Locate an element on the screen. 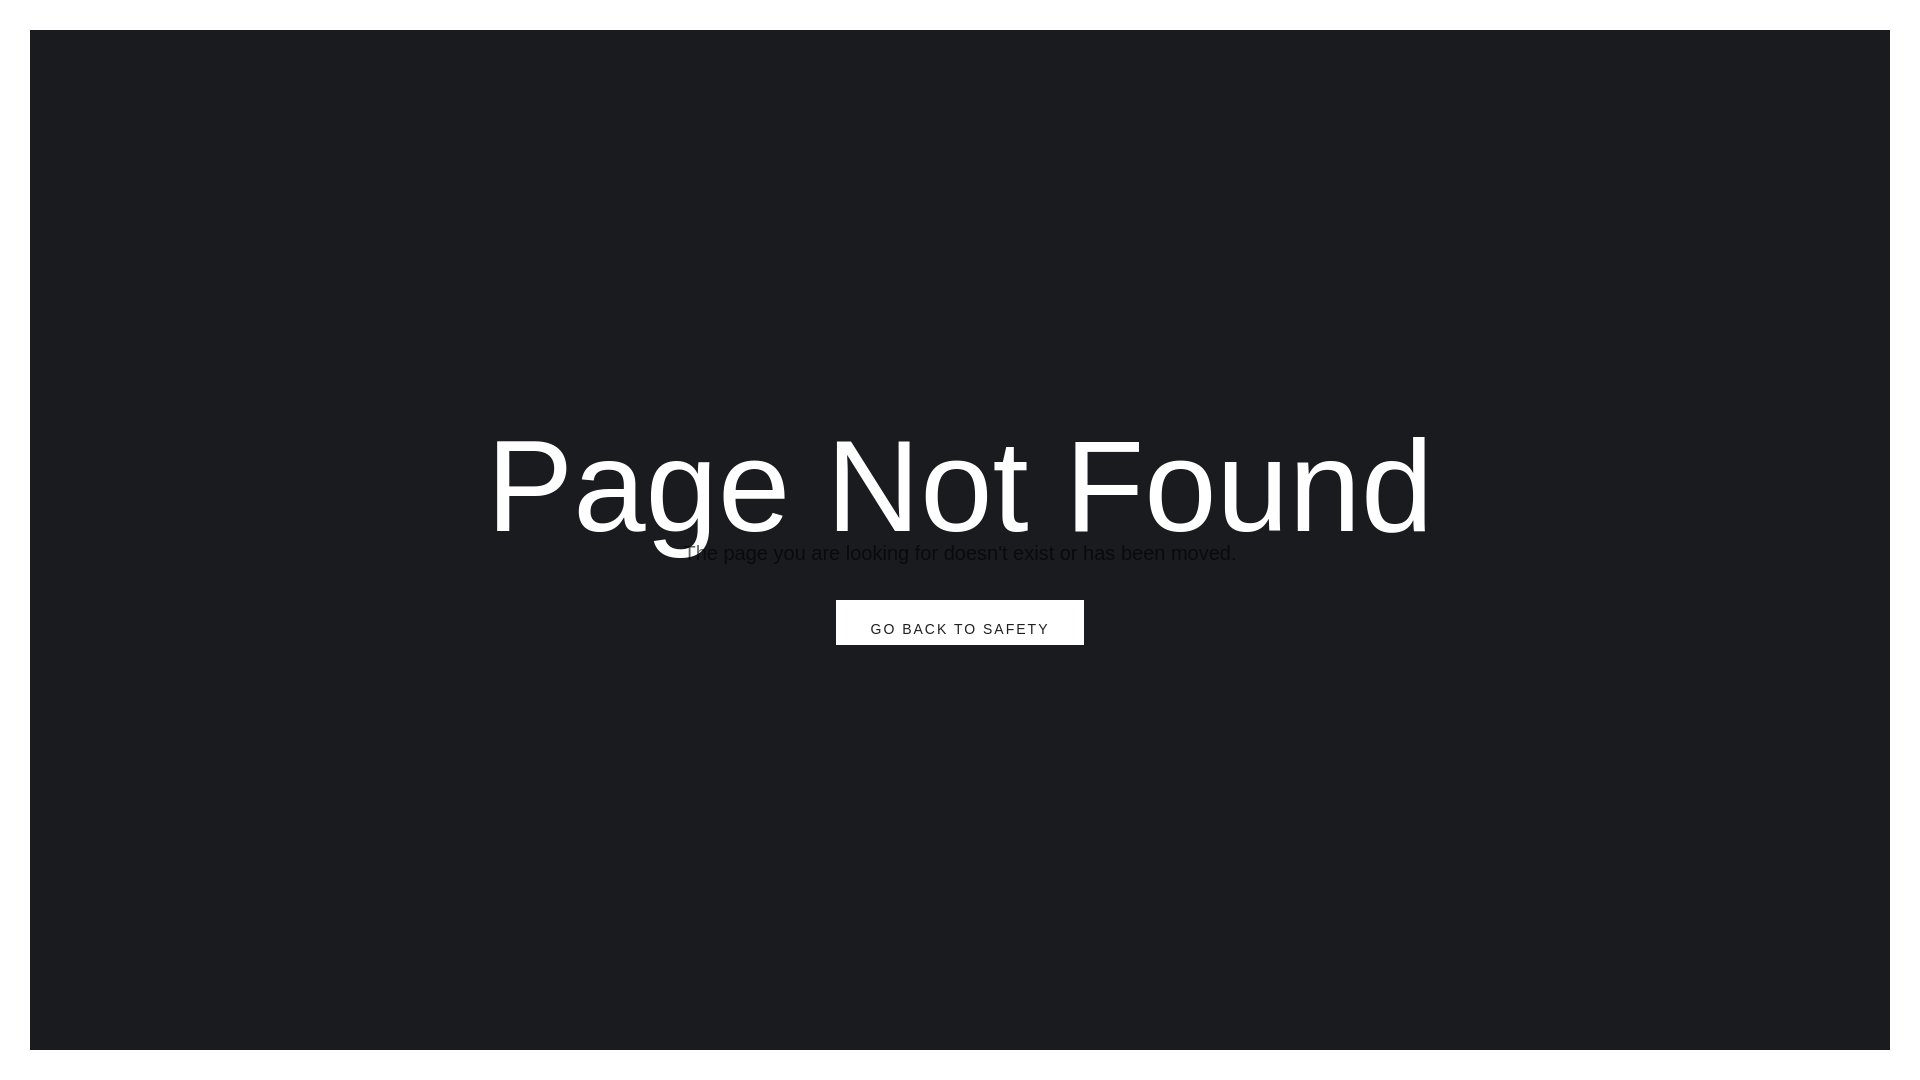  'GO BACK TO SAFETY' is located at coordinates (960, 621).